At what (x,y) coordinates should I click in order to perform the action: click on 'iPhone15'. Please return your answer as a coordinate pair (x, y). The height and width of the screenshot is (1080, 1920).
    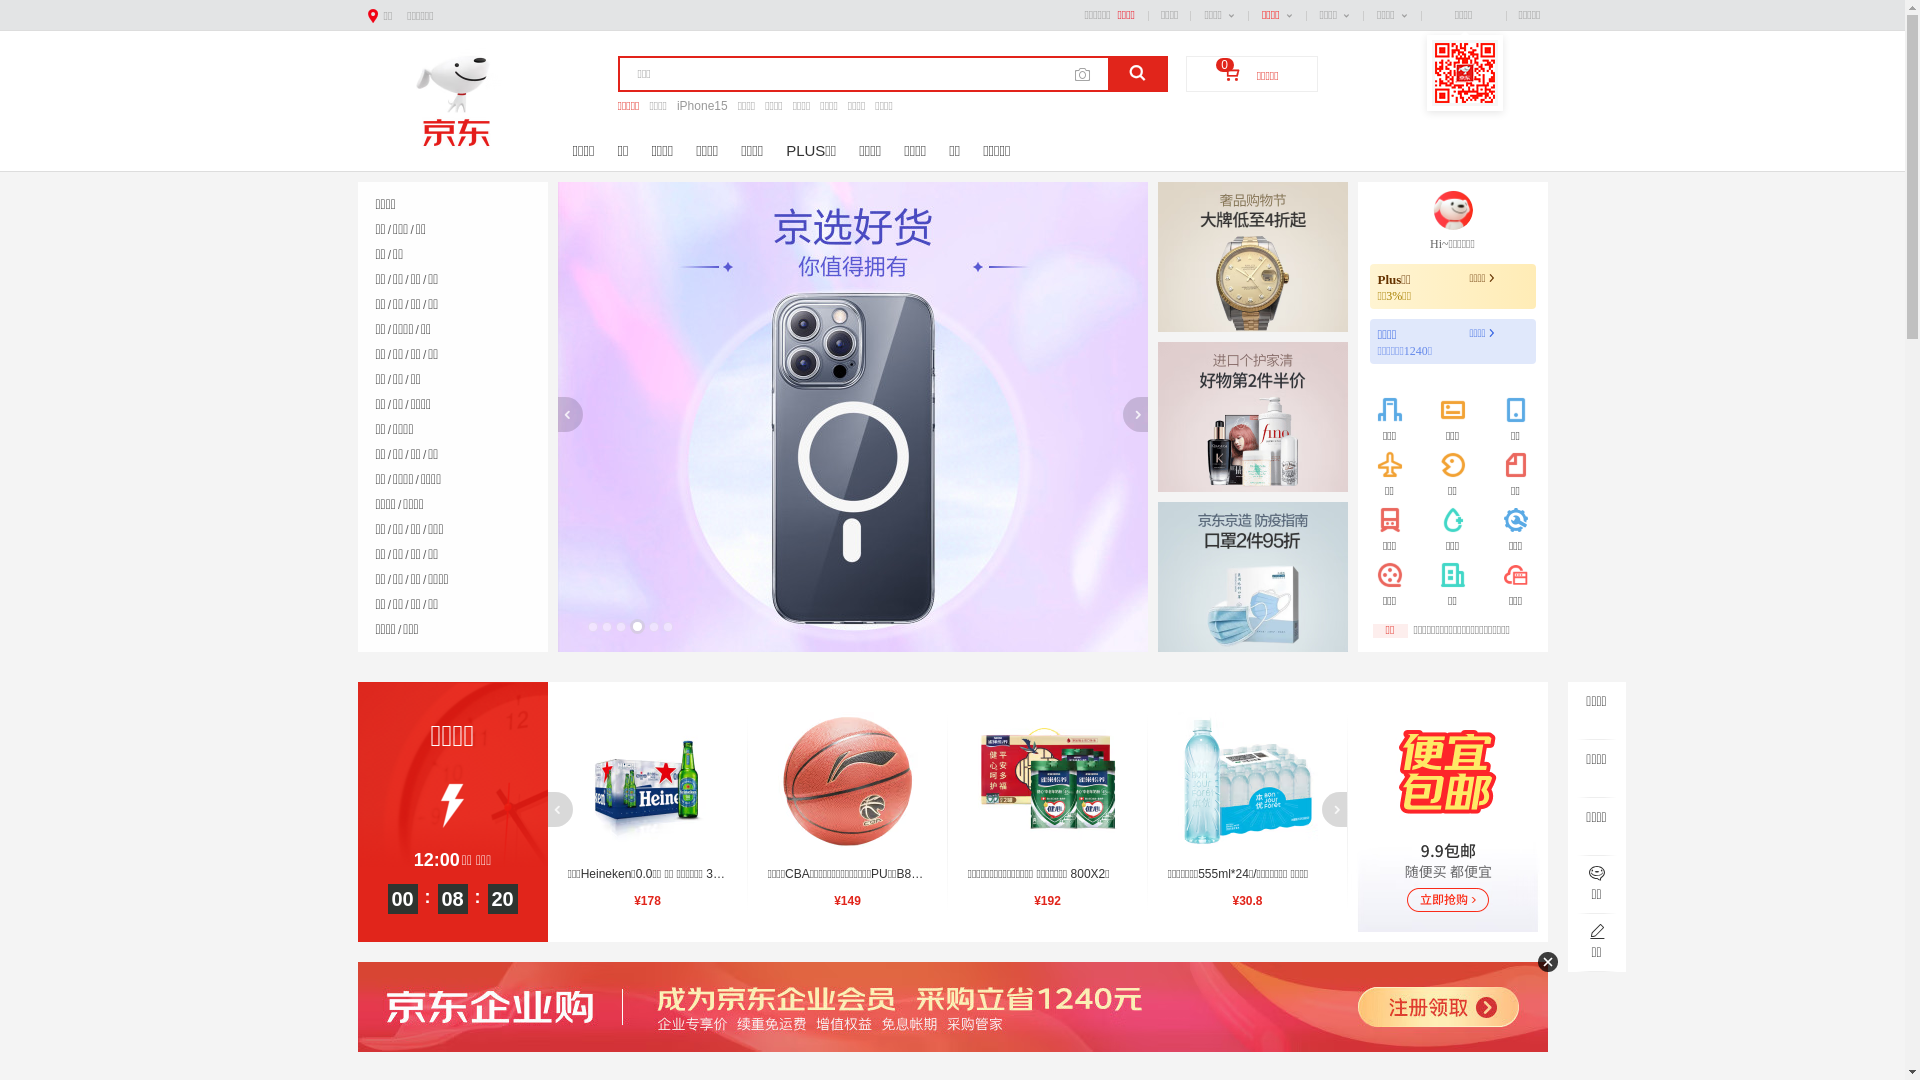
    Looking at the image, I should click on (676, 105).